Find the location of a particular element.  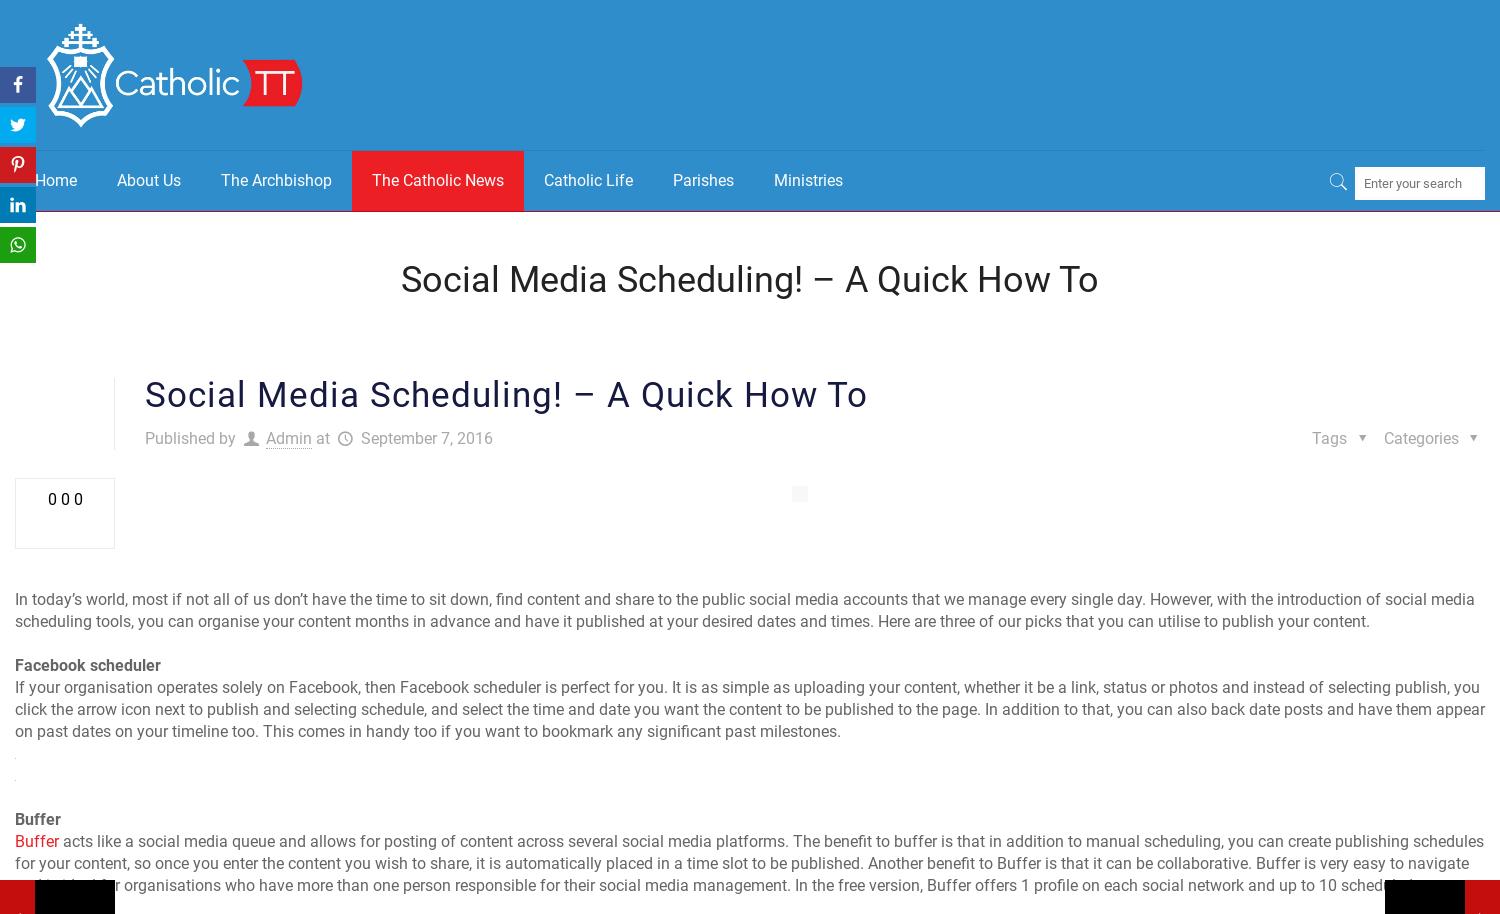

'September 7, 2016' is located at coordinates (425, 437).